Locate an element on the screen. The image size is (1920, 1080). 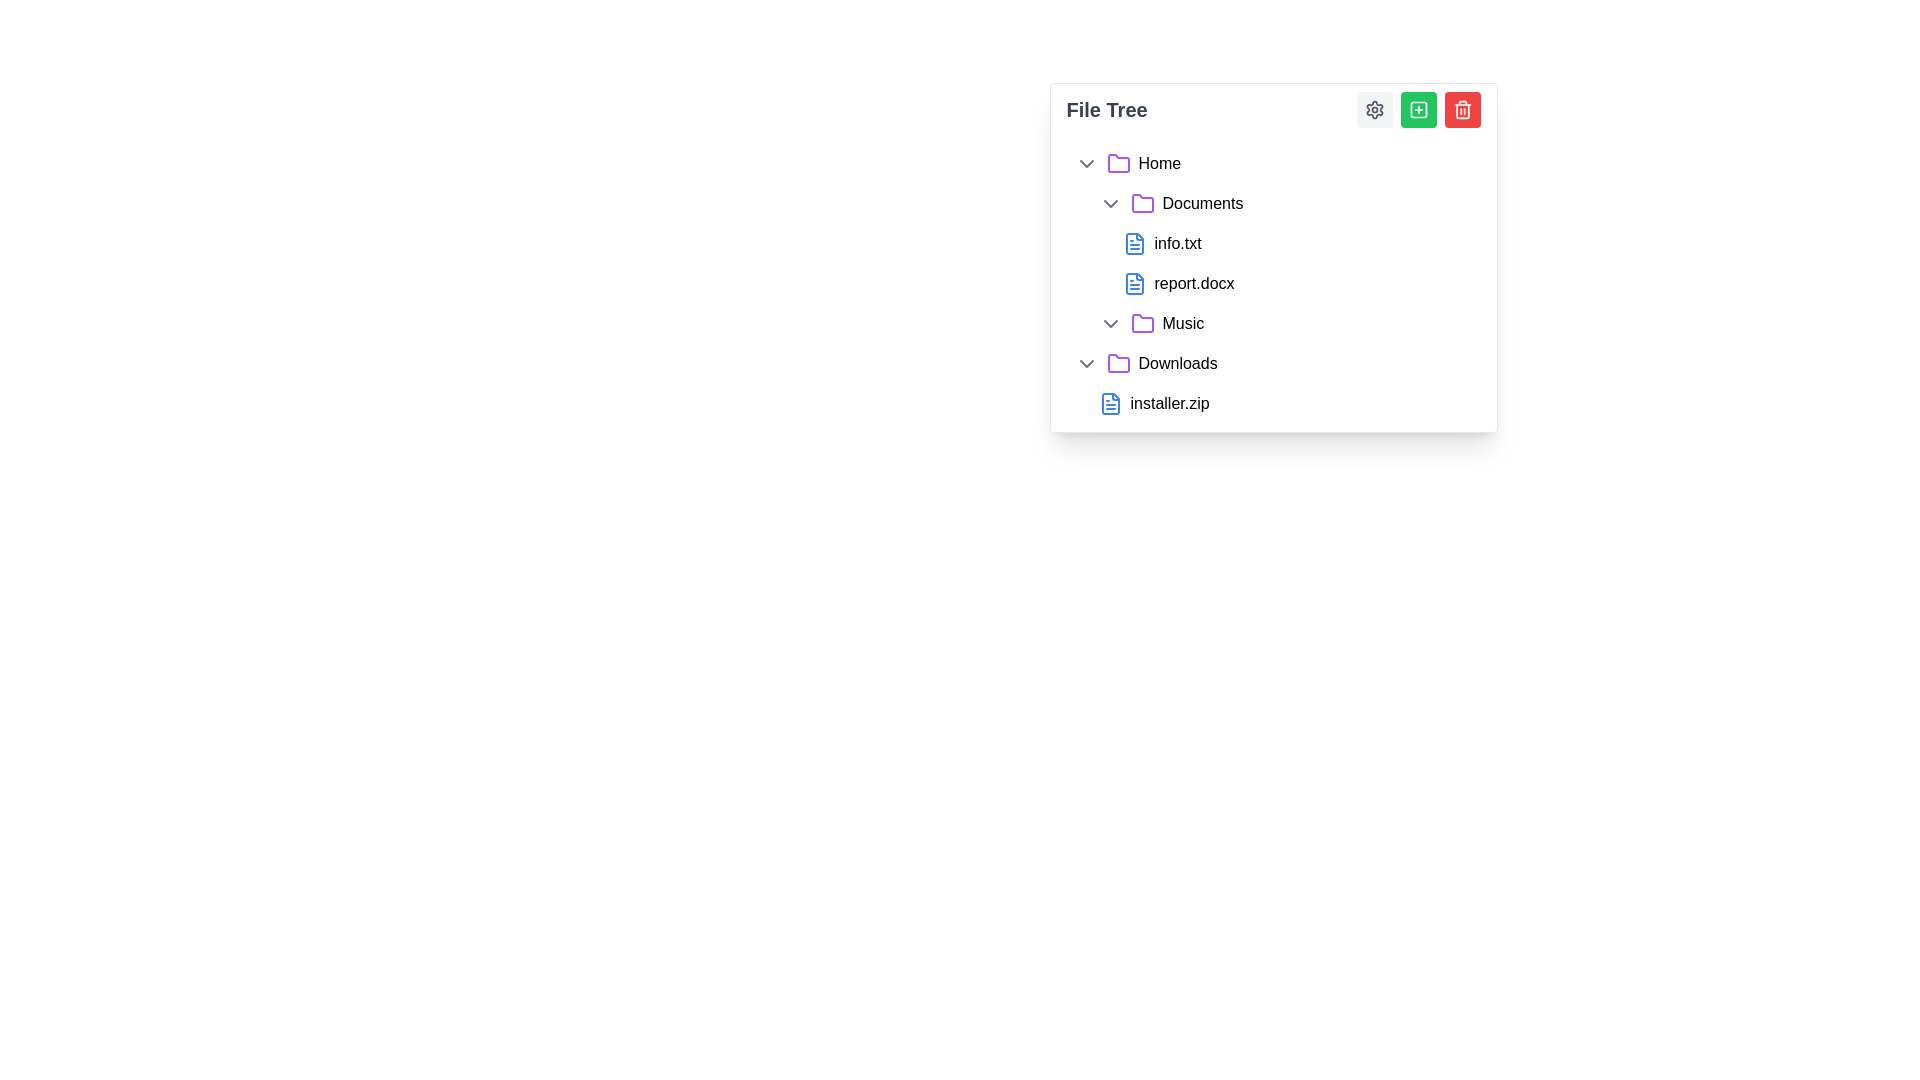
the folder icon representing the Downloads section is located at coordinates (1117, 363).